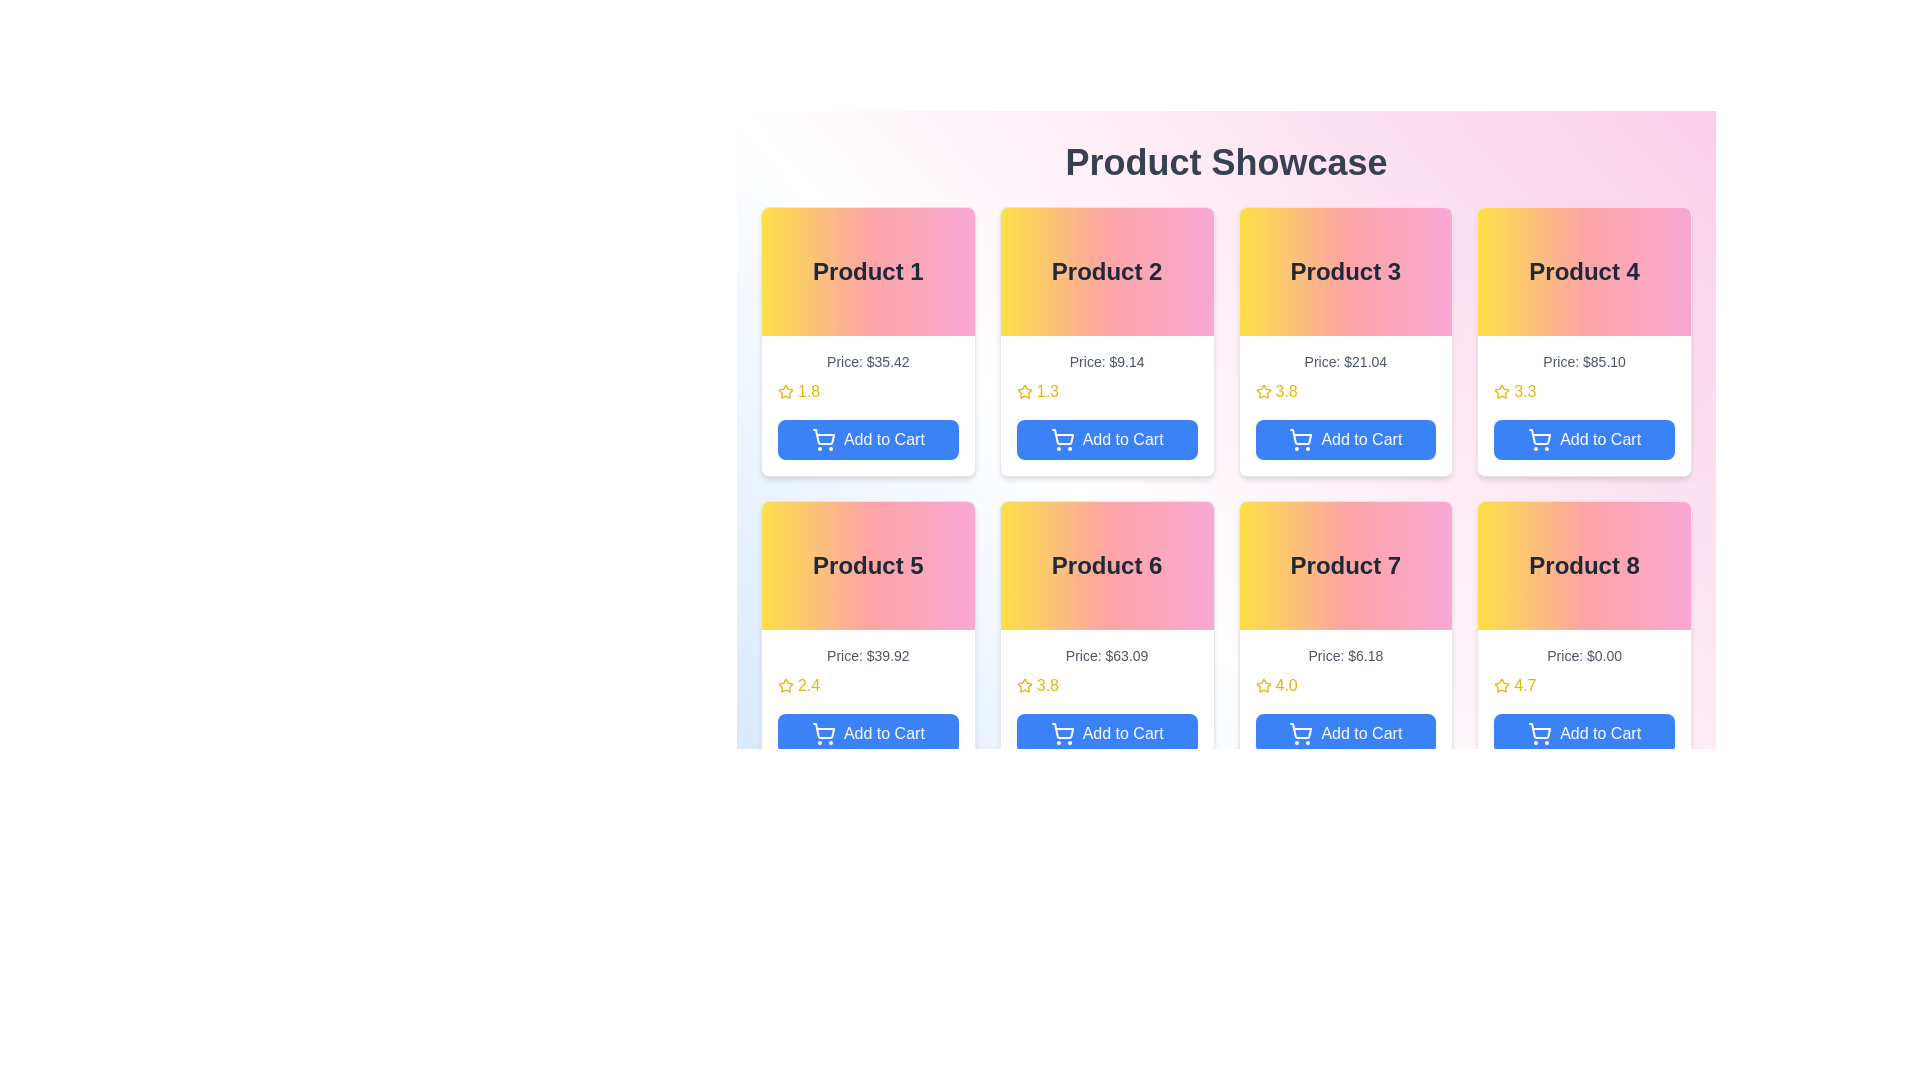 The height and width of the screenshot is (1080, 1920). Describe the element at coordinates (1502, 390) in the screenshot. I see `the star icon representing the rating for 'Product 4'` at that location.